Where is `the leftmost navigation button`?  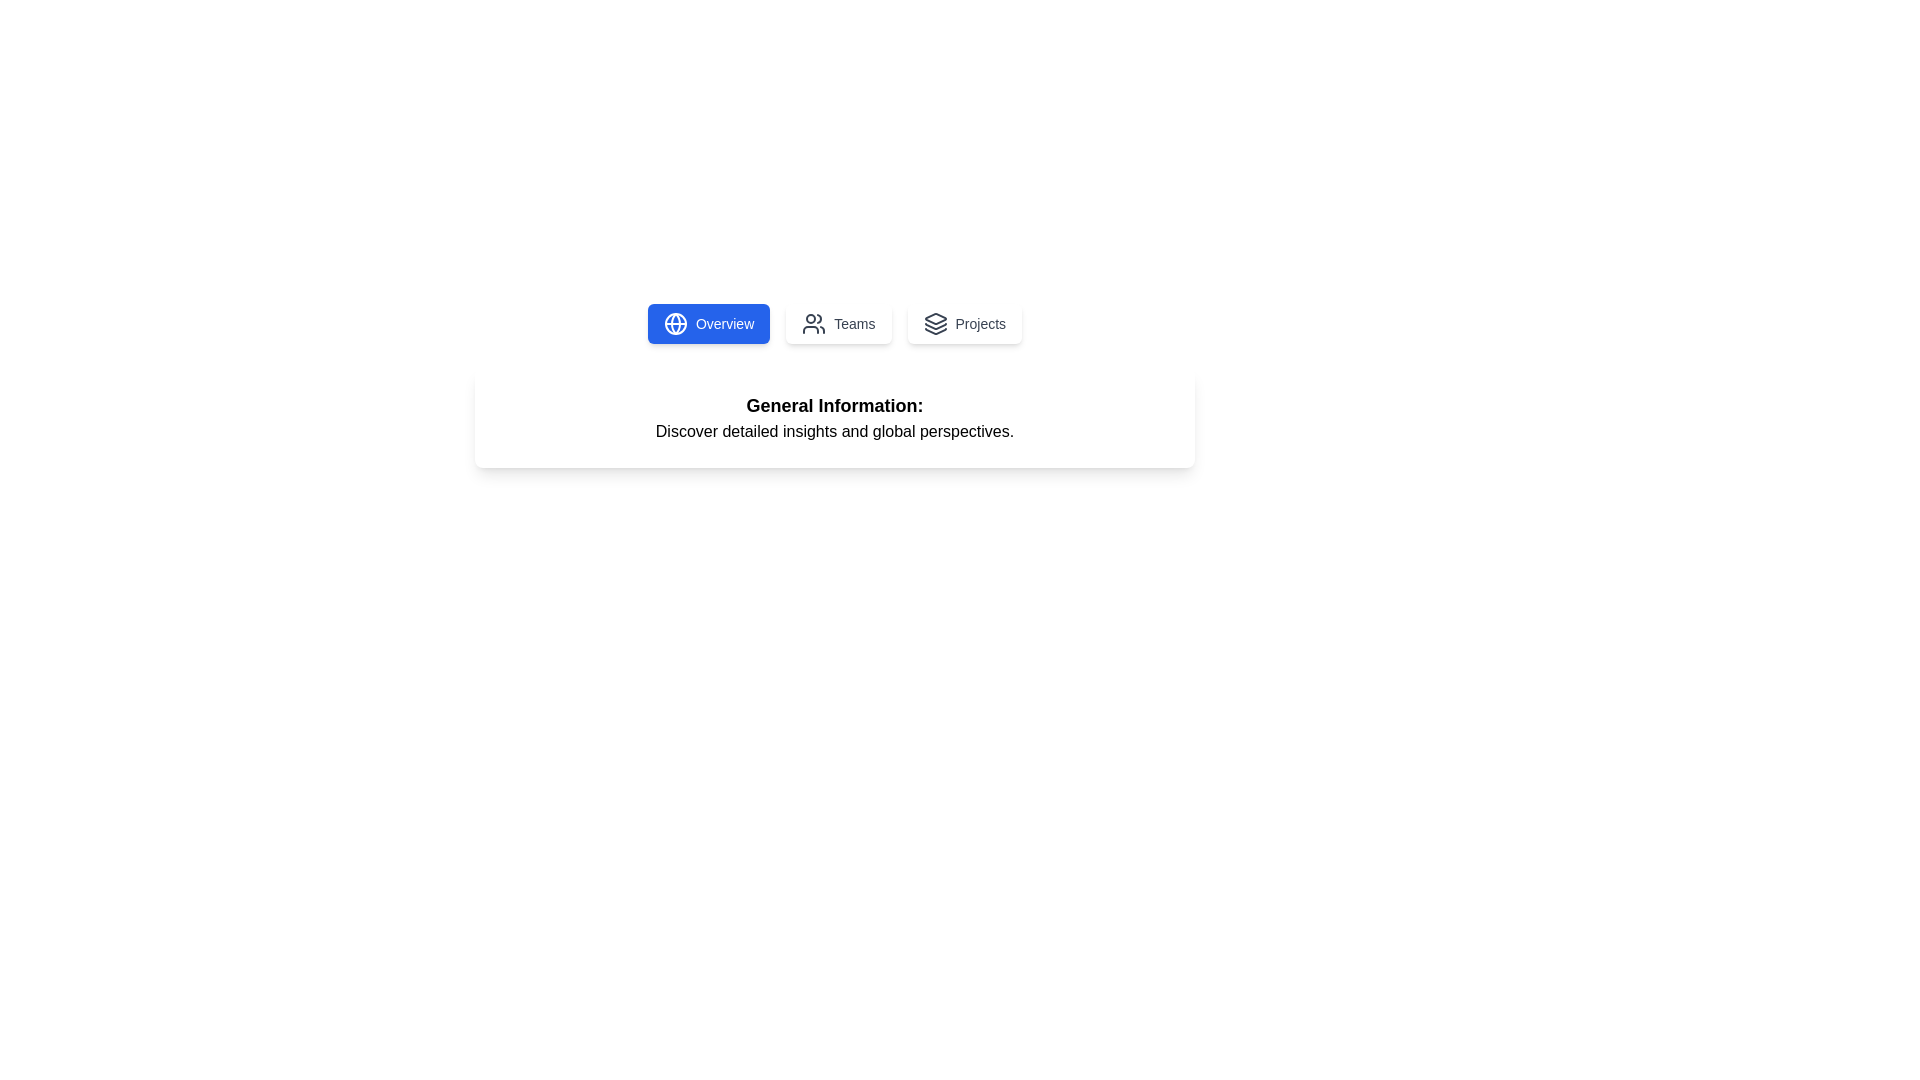 the leftmost navigation button is located at coordinates (709, 323).